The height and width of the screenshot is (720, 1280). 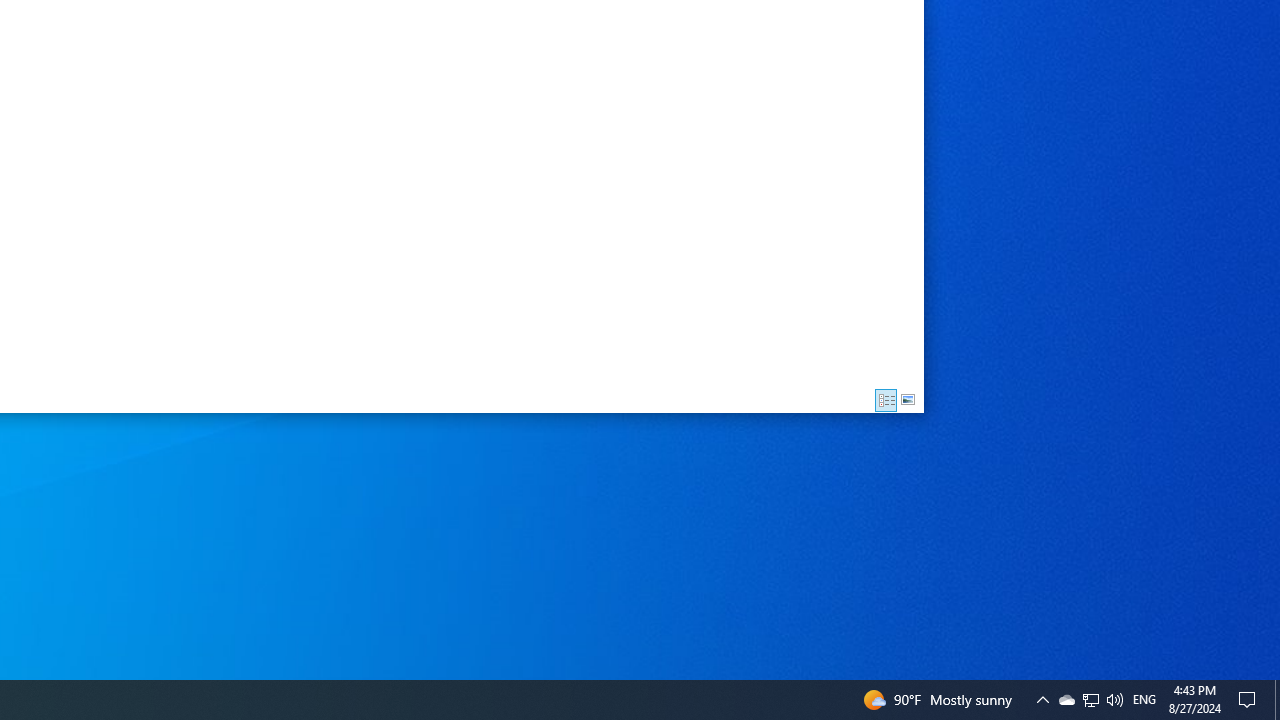 What do you see at coordinates (1065, 698) in the screenshot?
I see `'Q2790: 100%'` at bounding box center [1065, 698].